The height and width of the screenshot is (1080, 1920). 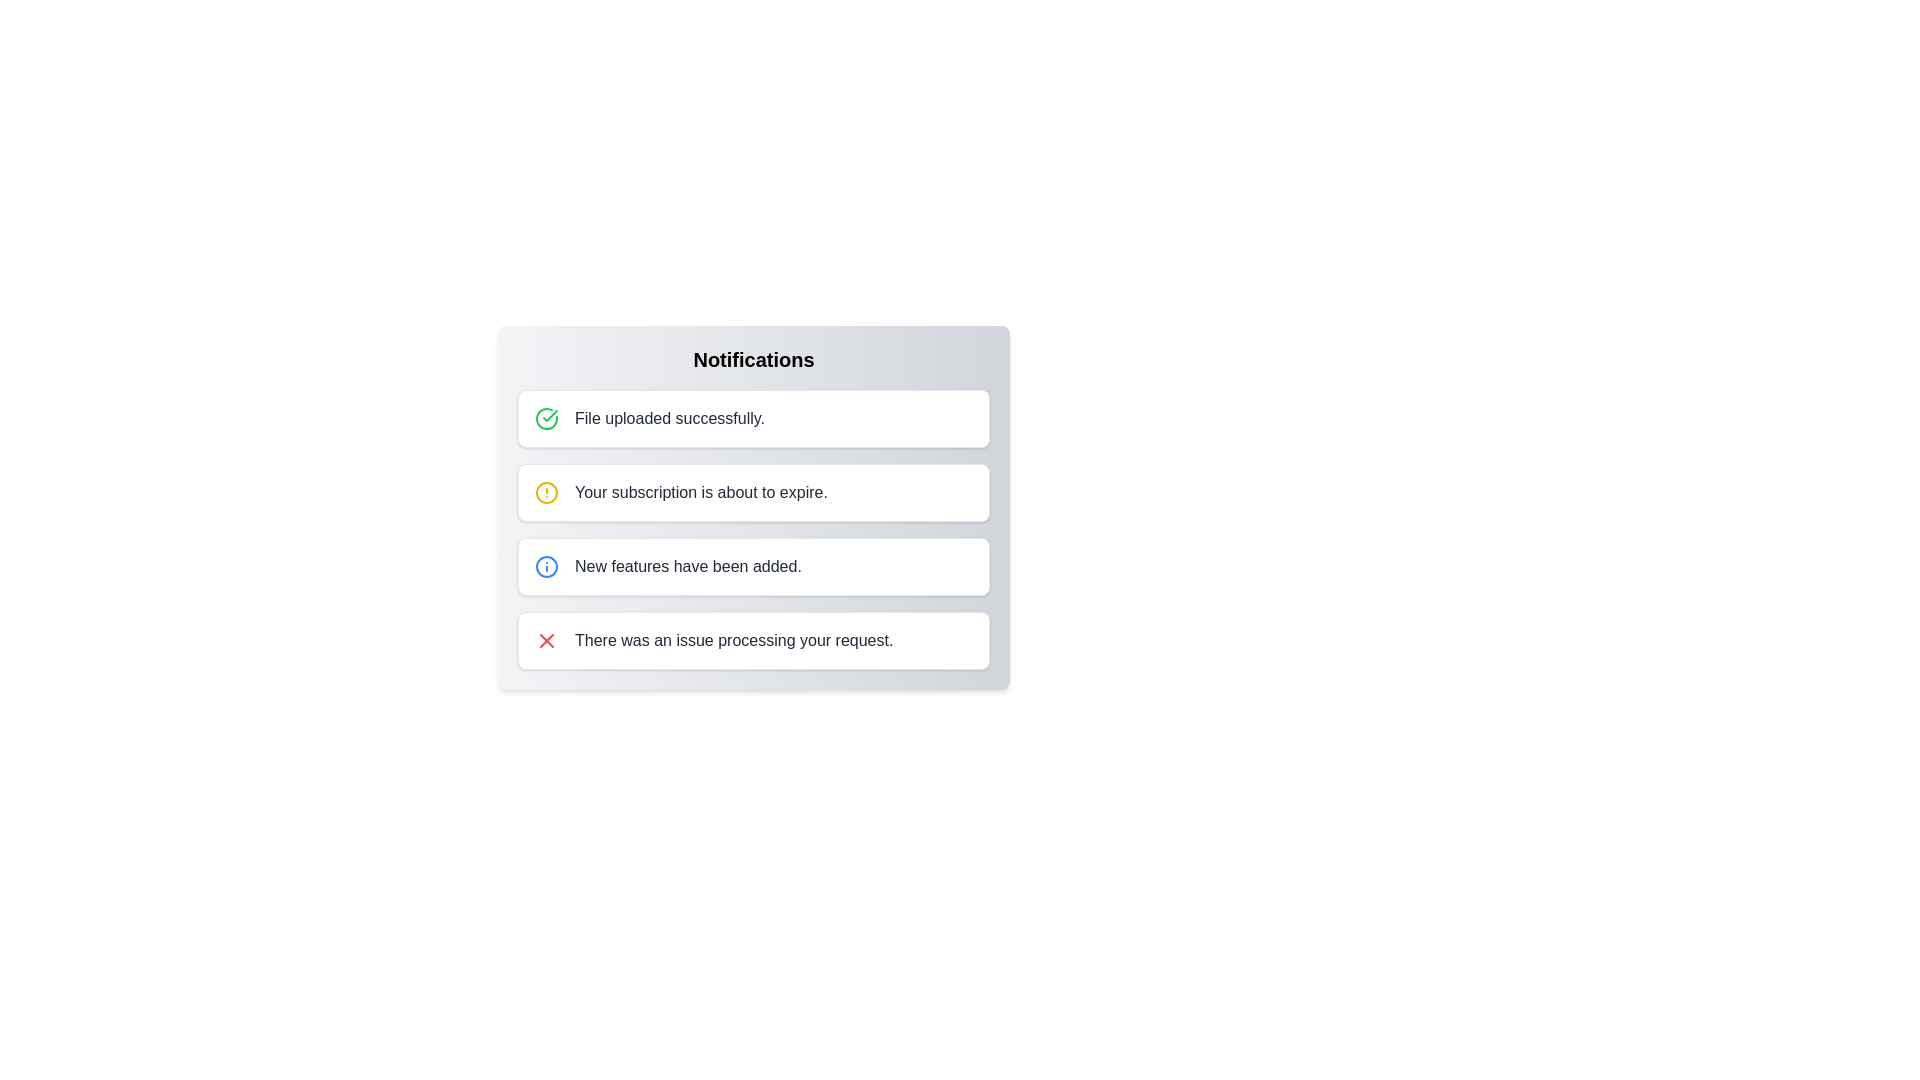 What do you see at coordinates (752, 418) in the screenshot?
I see `the Notification box that indicates a successful file upload, which is positioned at the top of the notifications list and features a green checkmark icon on the left` at bounding box center [752, 418].